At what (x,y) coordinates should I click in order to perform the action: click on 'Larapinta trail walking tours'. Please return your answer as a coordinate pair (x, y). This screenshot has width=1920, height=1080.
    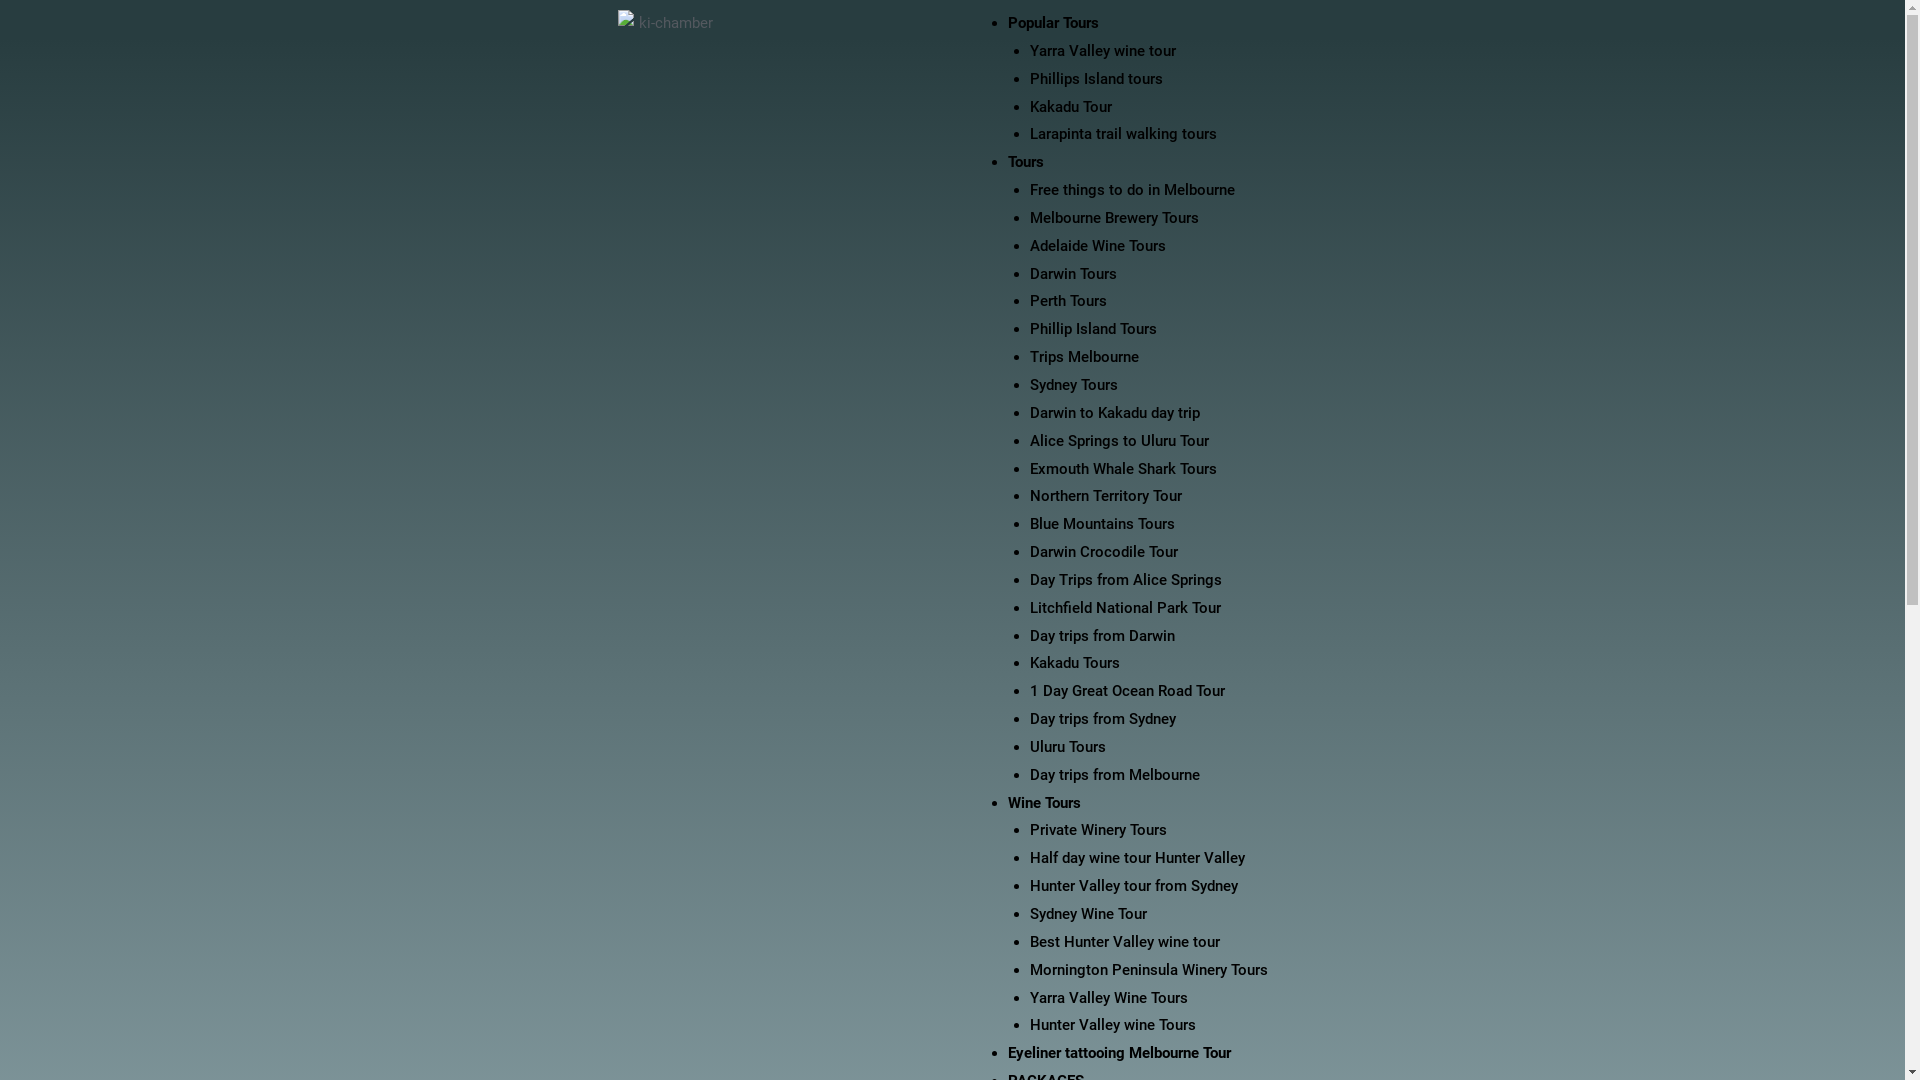
    Looking at the image, I should click on (1030, 134).